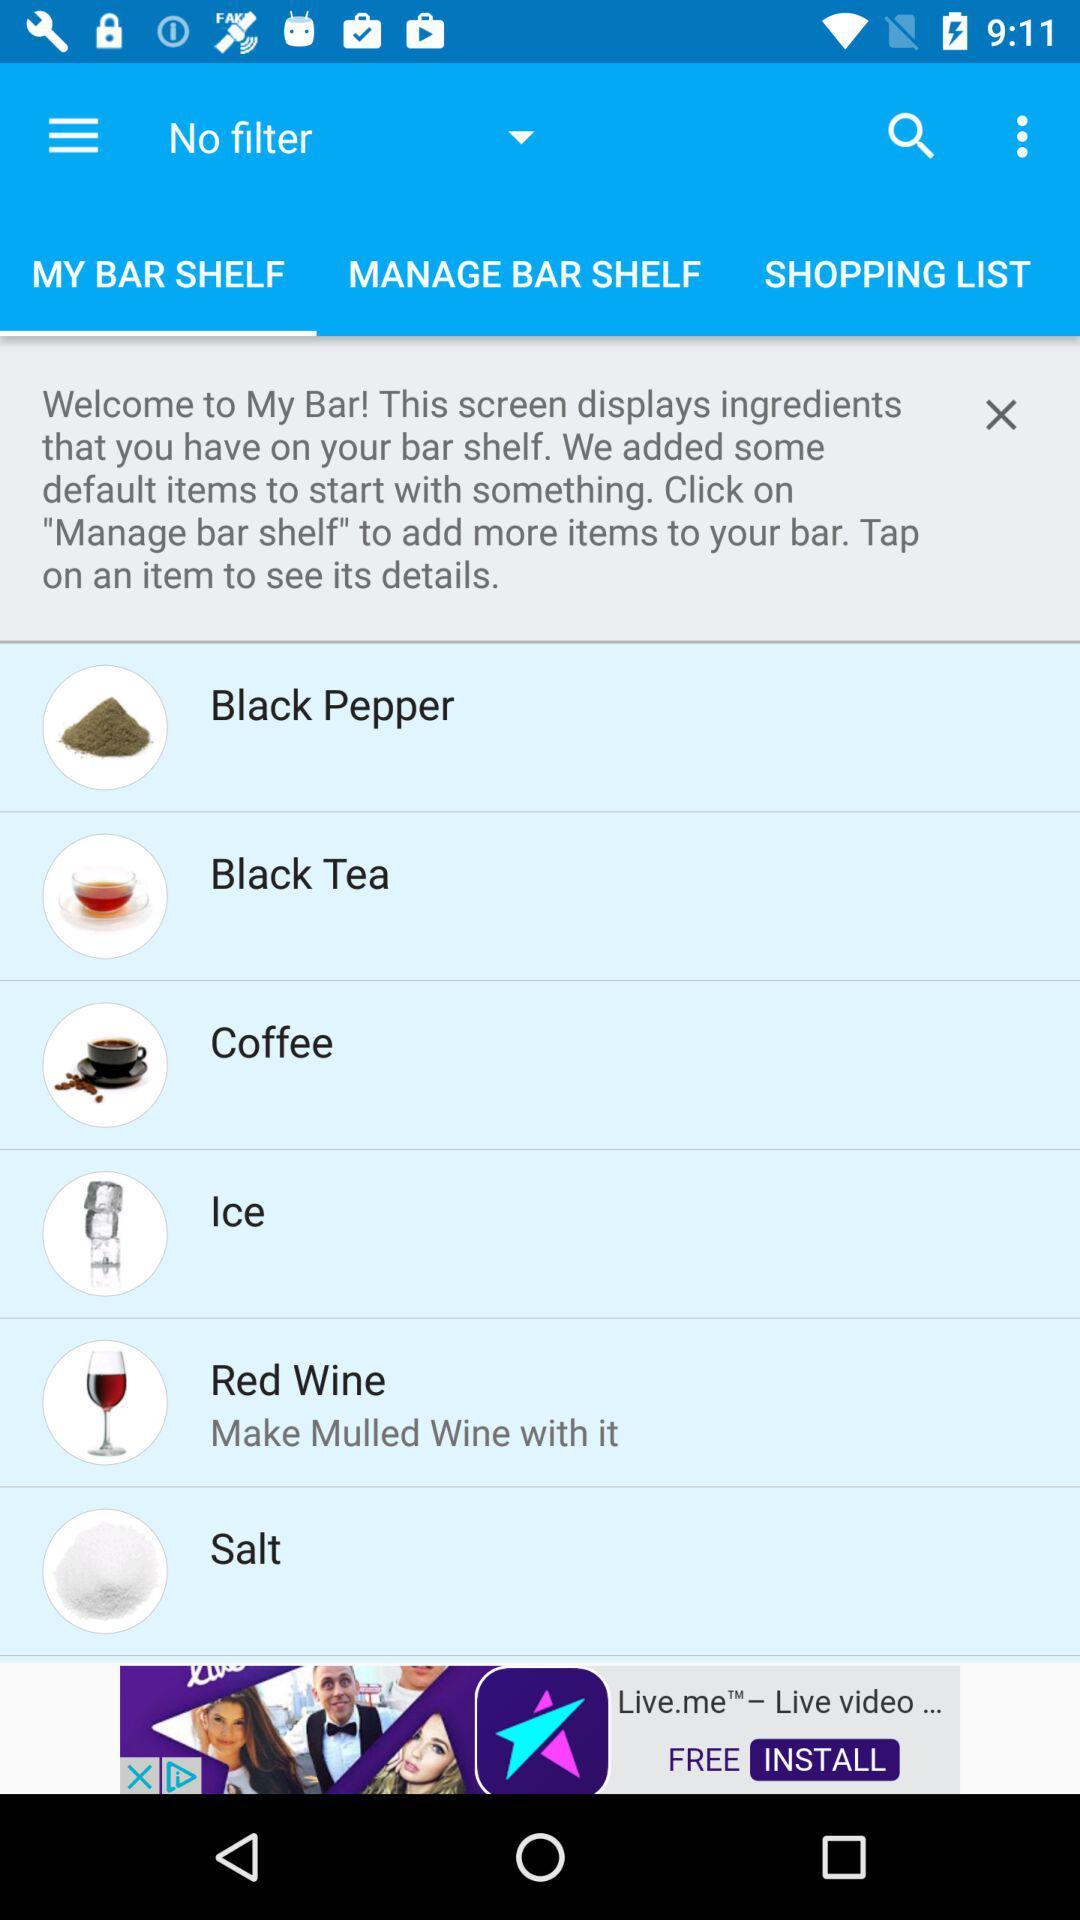 The image size is (1080, 1920). Describe the element at coordinates (104, 1401) in the screenshot. I see `the image which has the text red wine mentioned next to it` at that location.